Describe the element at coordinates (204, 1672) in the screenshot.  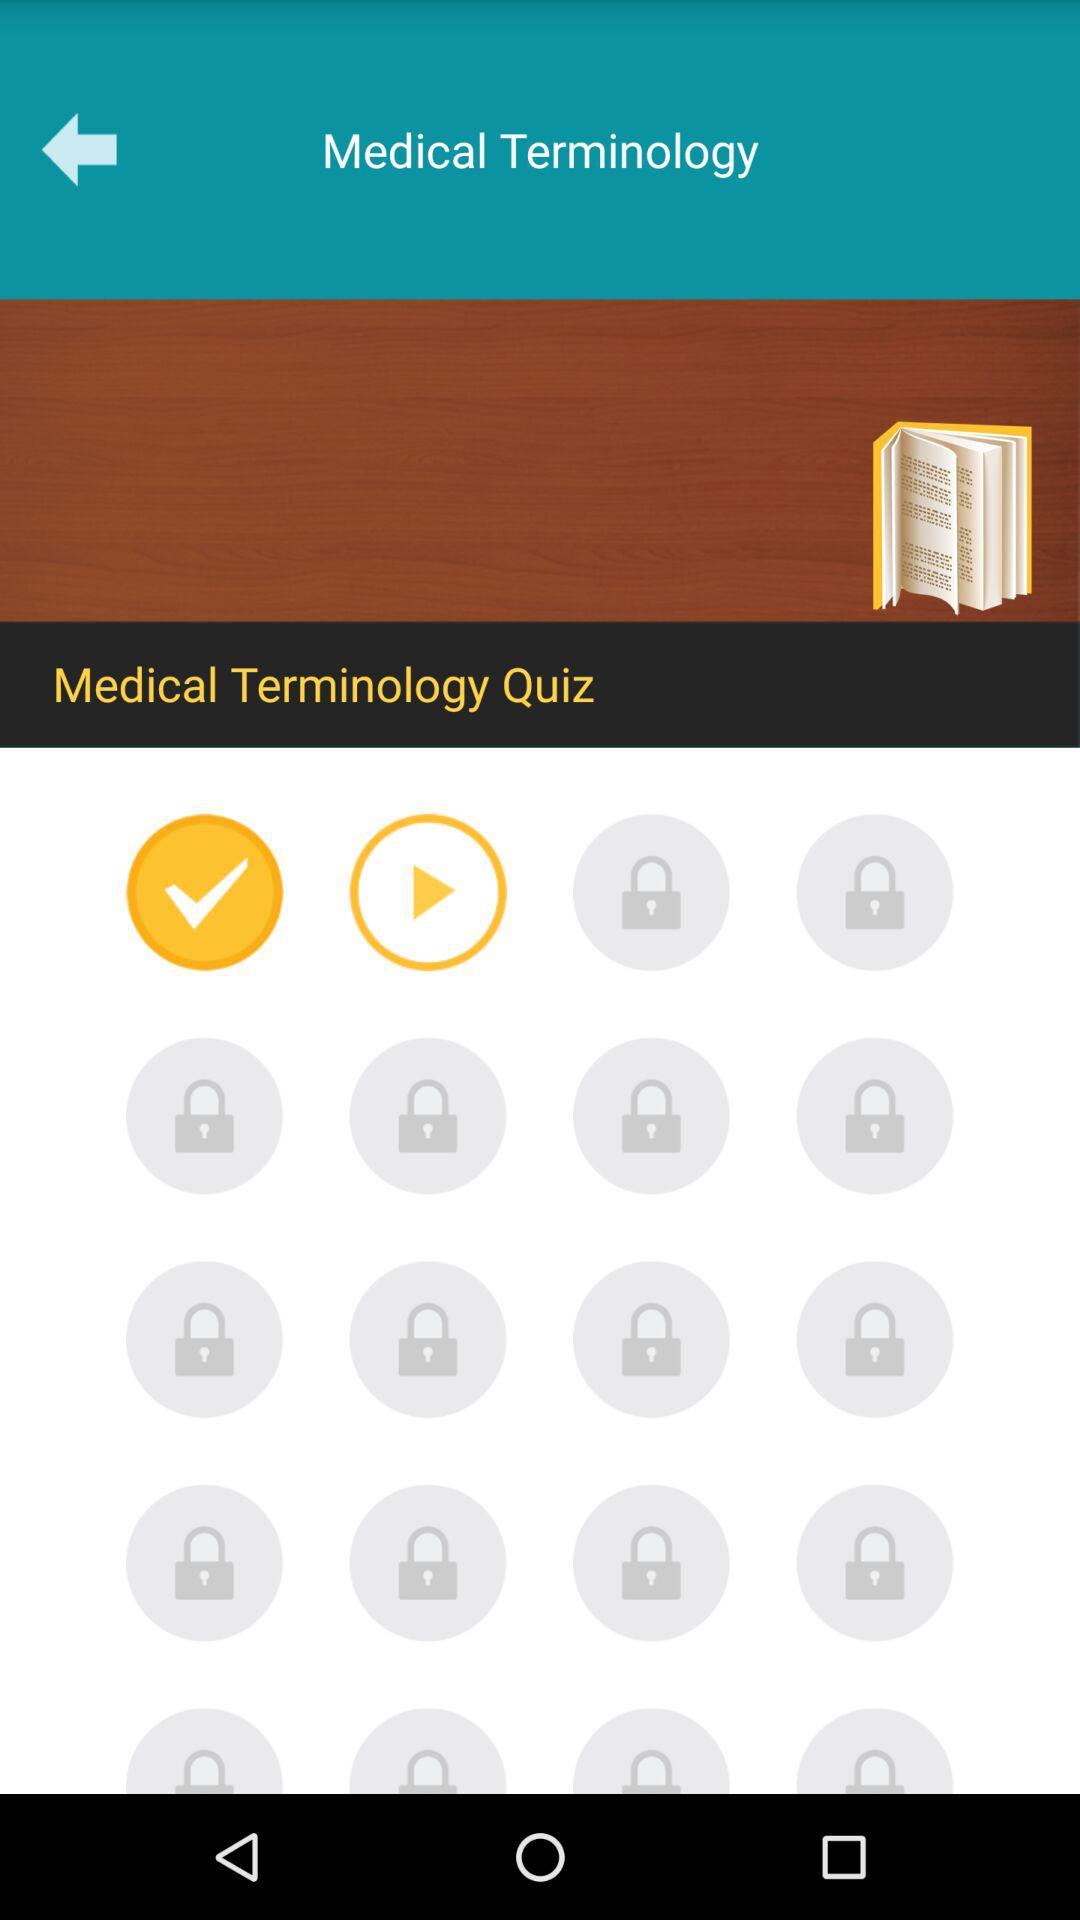
I see `the lock icon` at that location.